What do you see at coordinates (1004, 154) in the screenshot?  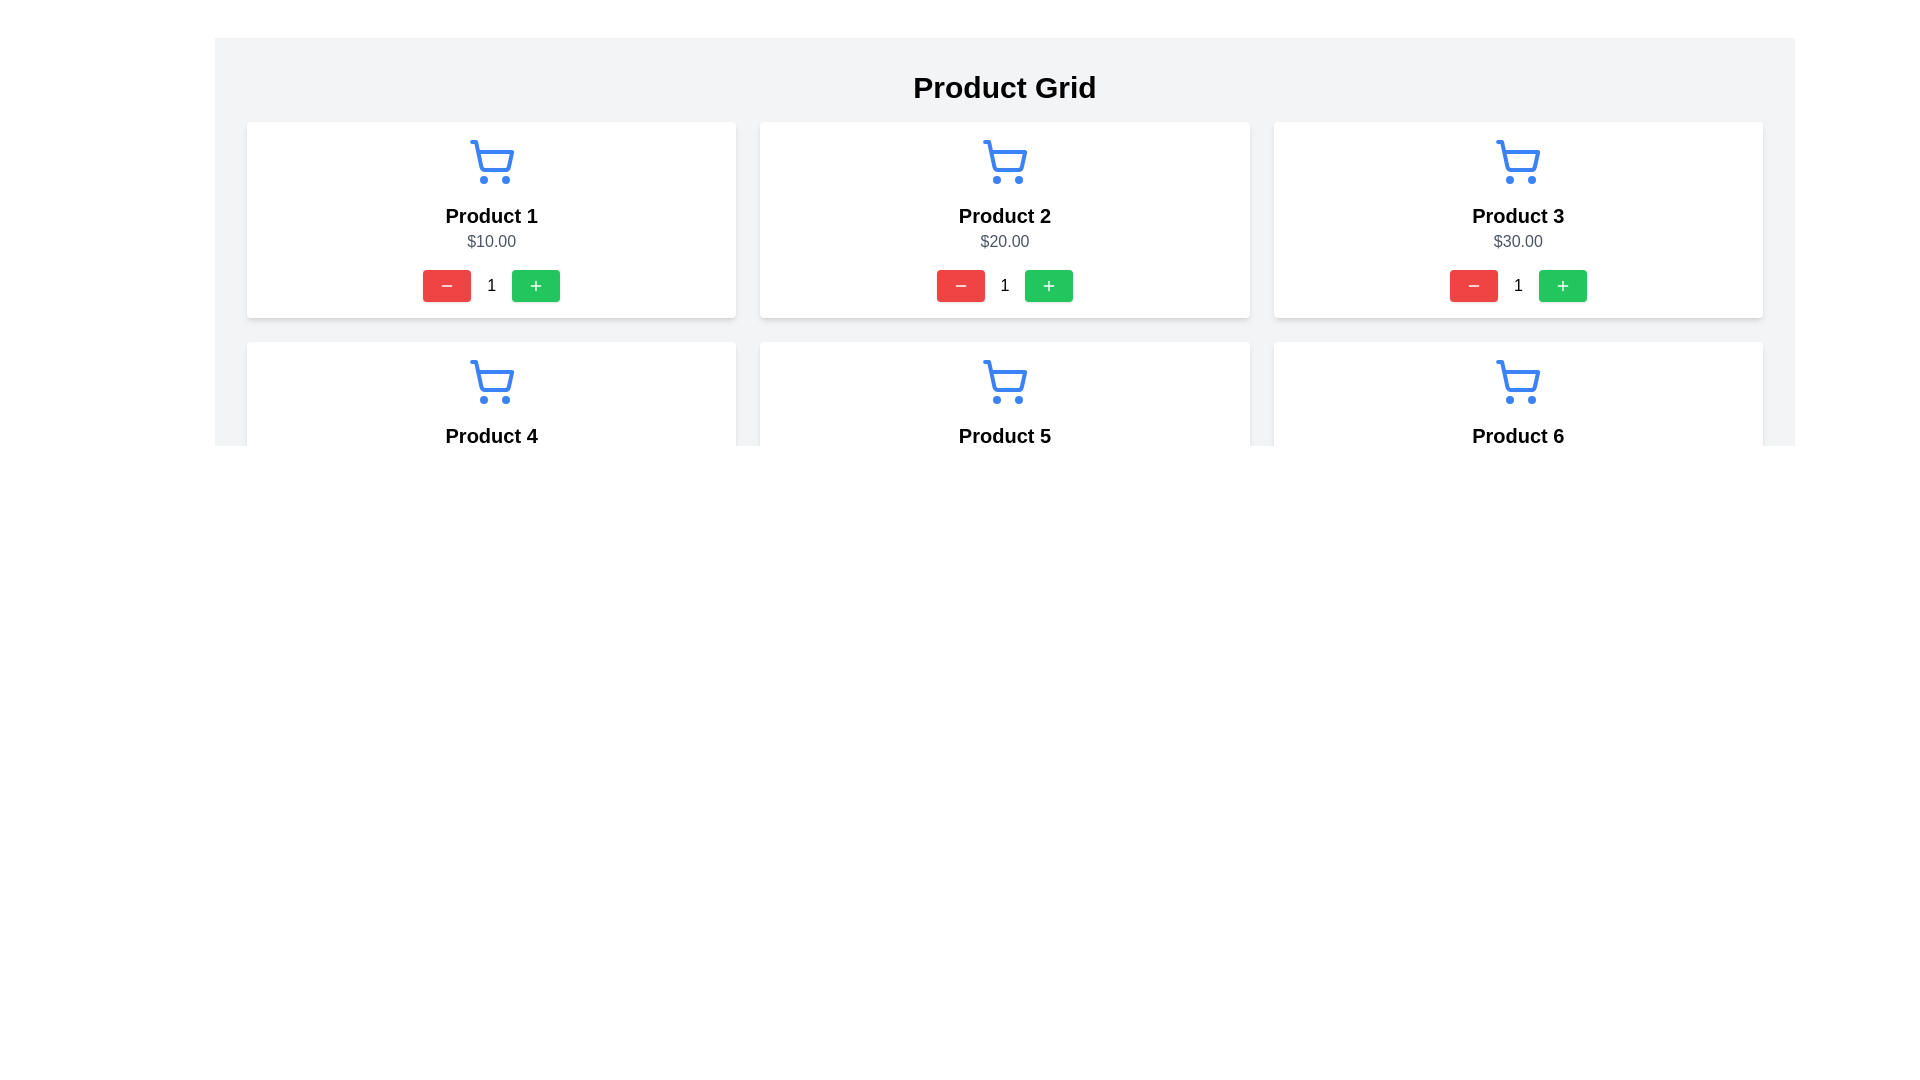 I see `the shopping cart icon with a blue border, located above the text 'Product 2' in the top-center panel` at bounding box center [1004, 154].